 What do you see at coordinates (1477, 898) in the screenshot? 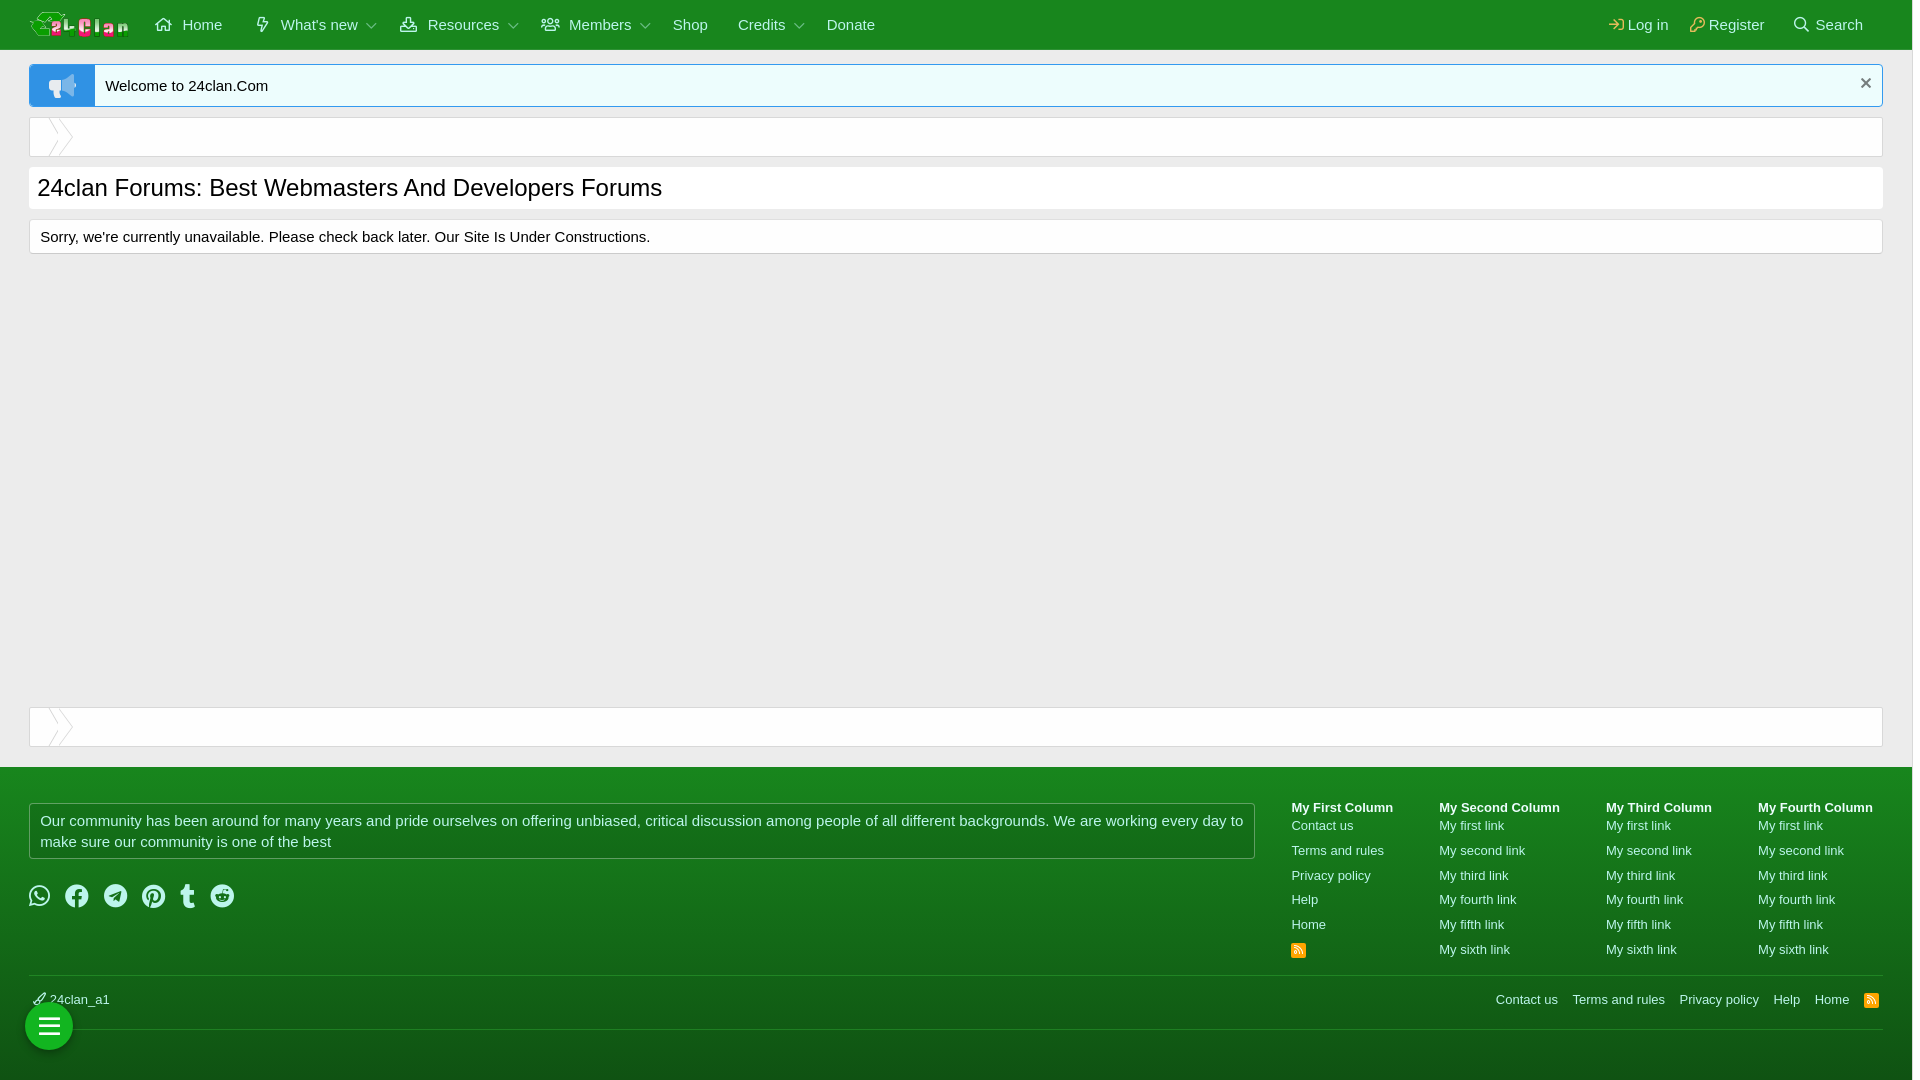
I see `'My fourth link'` at bounding box center [1477, 898].